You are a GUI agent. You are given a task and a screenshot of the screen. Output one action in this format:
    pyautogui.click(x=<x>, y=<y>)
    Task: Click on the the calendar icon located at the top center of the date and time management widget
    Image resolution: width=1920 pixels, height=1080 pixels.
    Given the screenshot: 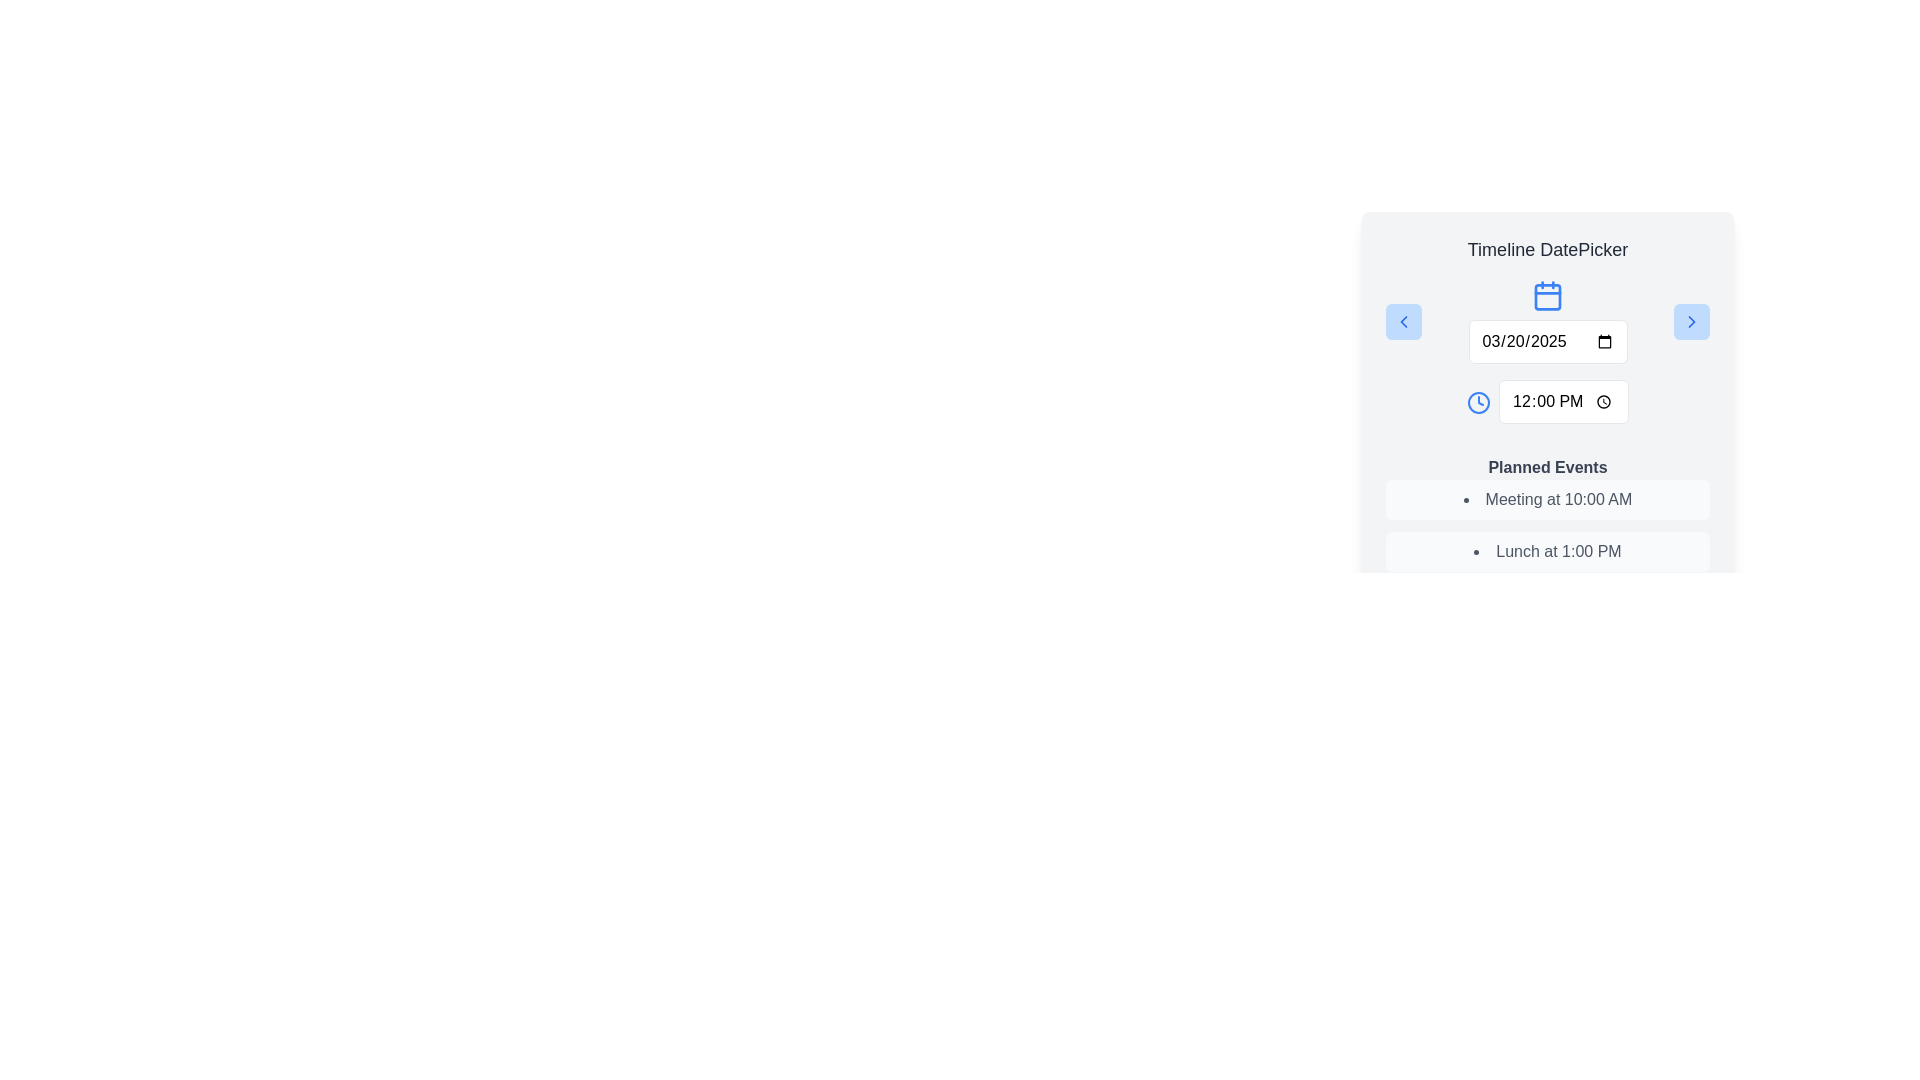 What is the action you would take?
    pyautogui.click(x=1547, y=296)
    